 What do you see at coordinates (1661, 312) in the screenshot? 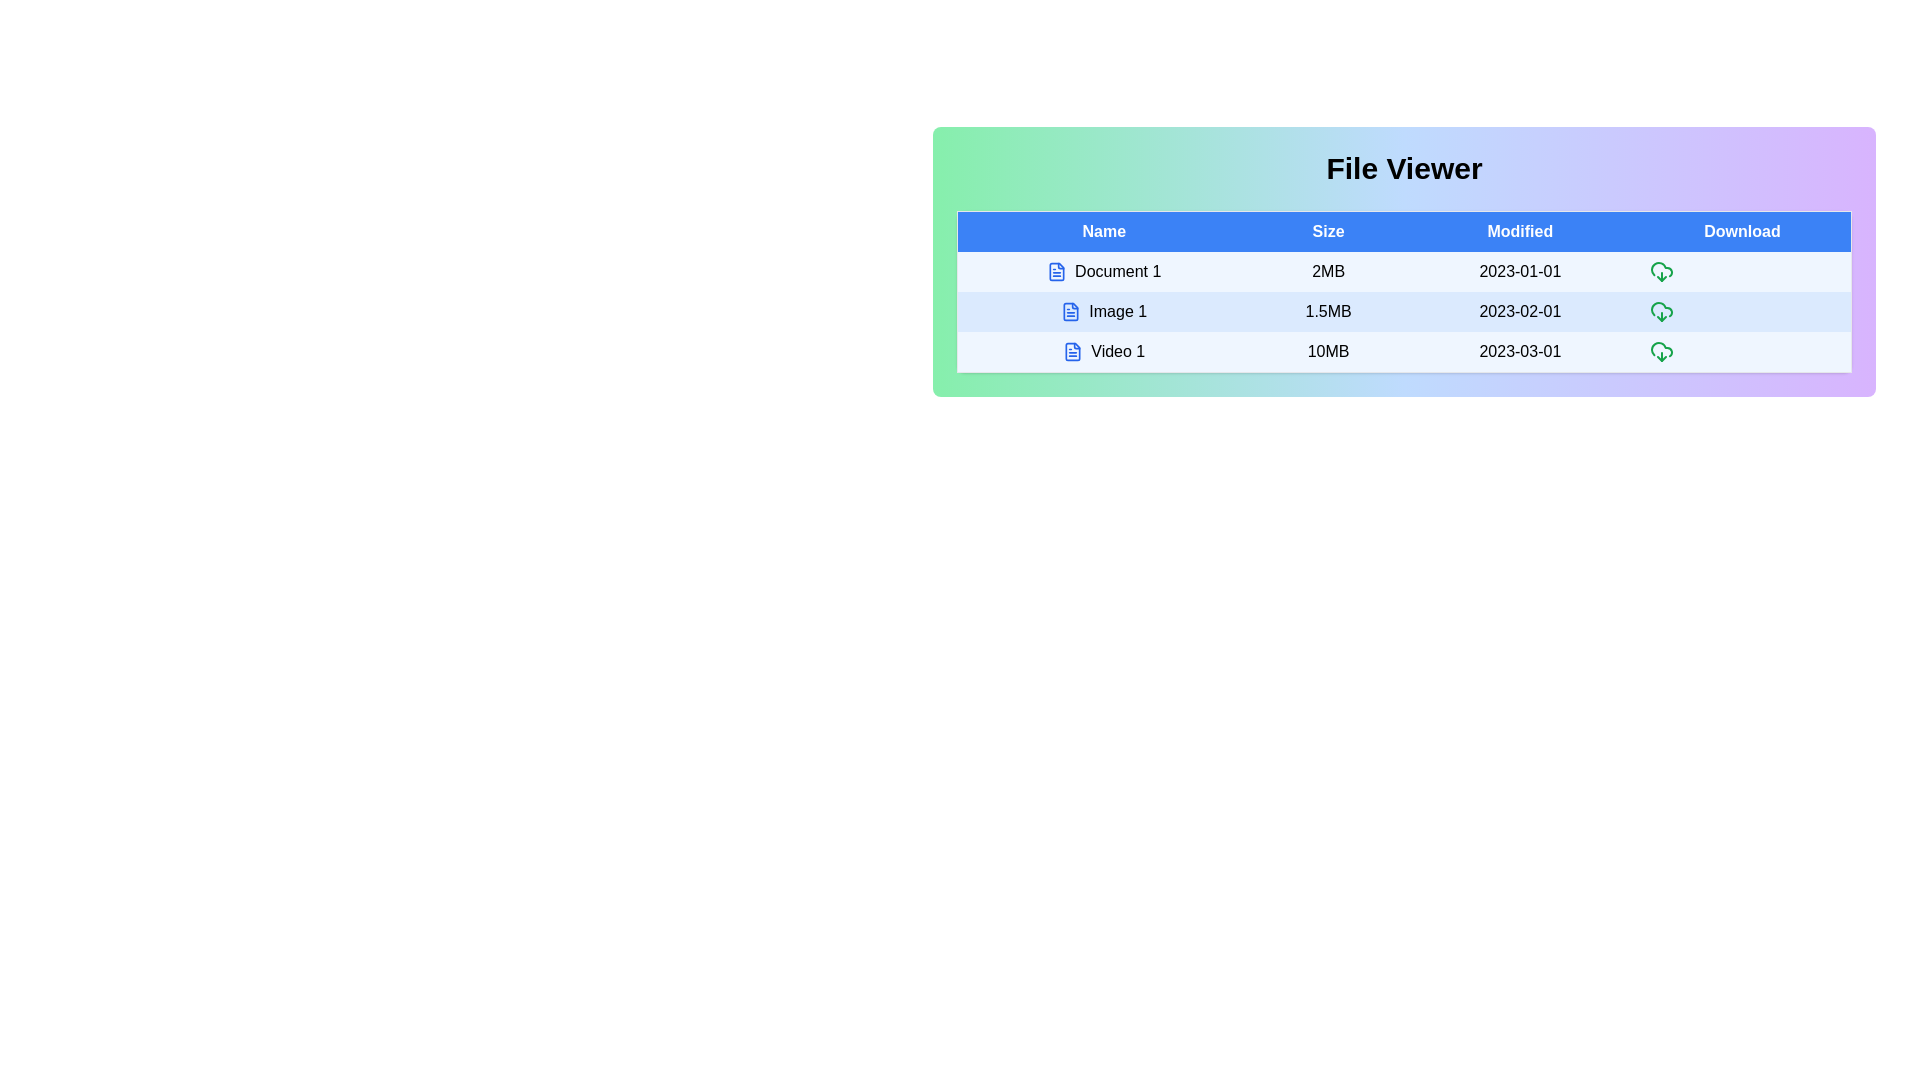
I see `the download icon for the row corresponding to Image 1` at bounding box center [1661, 312].